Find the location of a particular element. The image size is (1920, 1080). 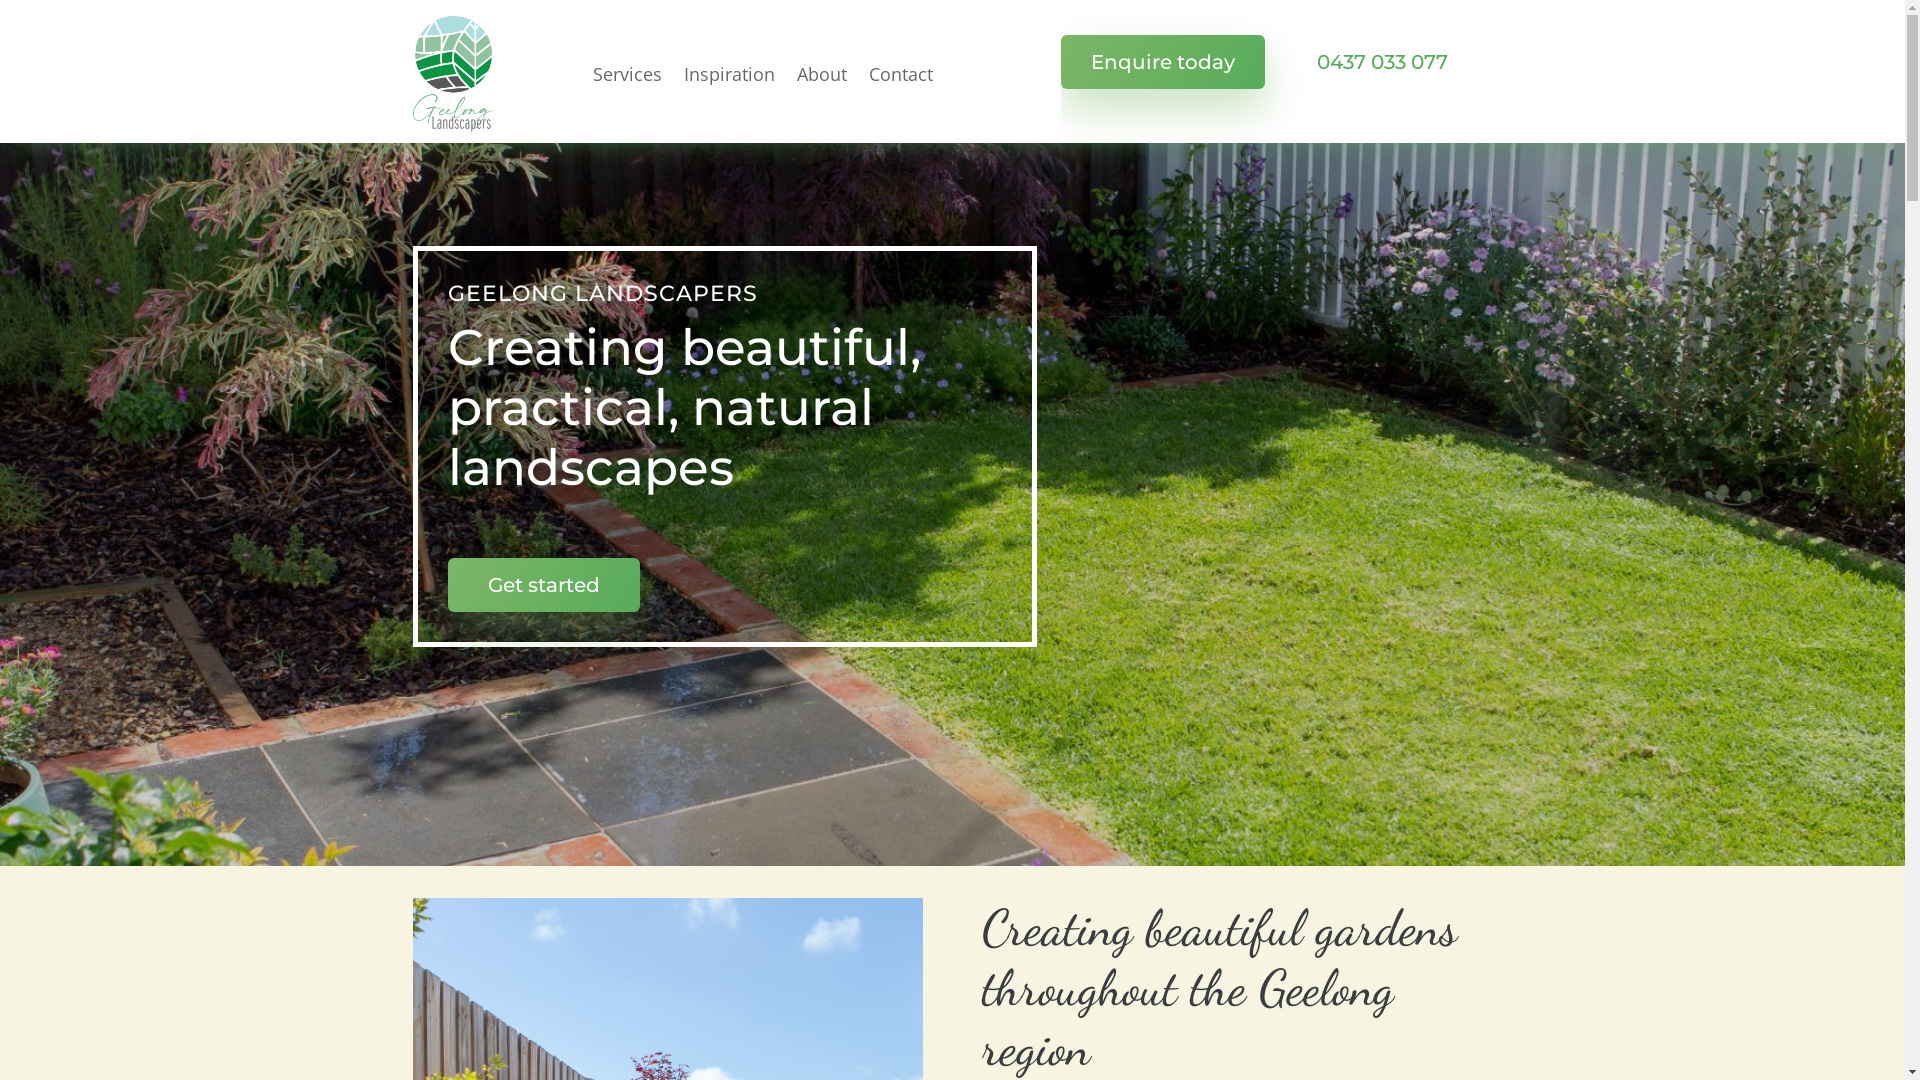

'Services' is located at coordinates (625, 72).